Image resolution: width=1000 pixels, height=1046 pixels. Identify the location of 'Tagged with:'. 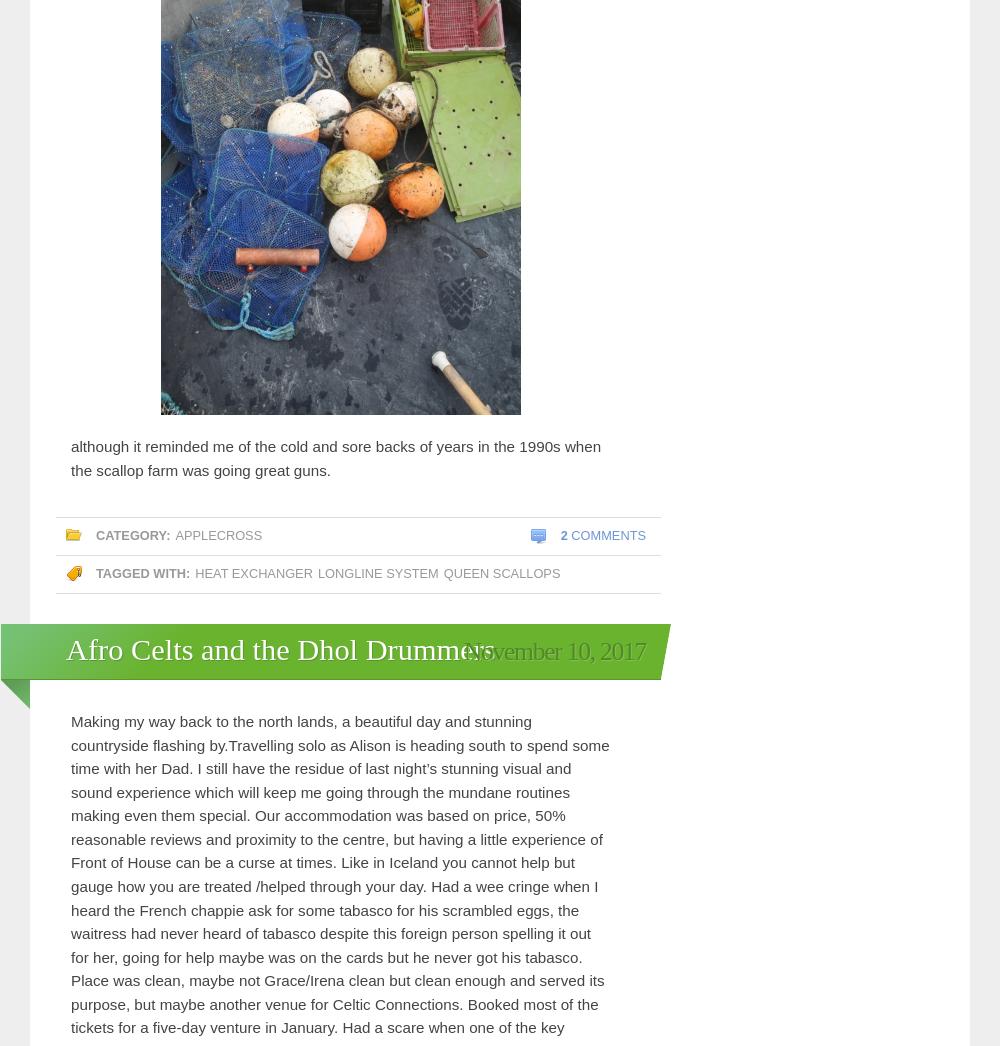
(143, 572).